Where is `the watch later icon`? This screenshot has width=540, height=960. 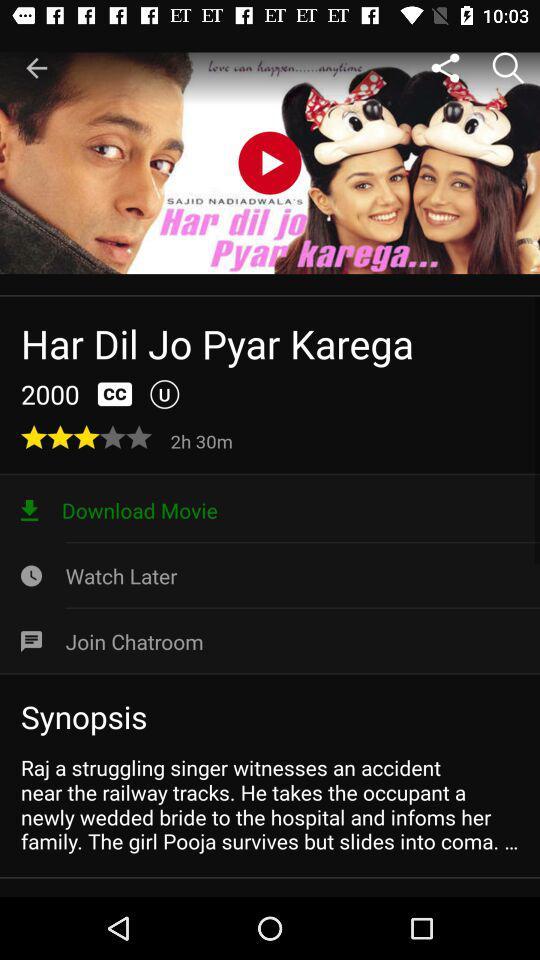 the watch later icon is located at coordinates (270, 576).